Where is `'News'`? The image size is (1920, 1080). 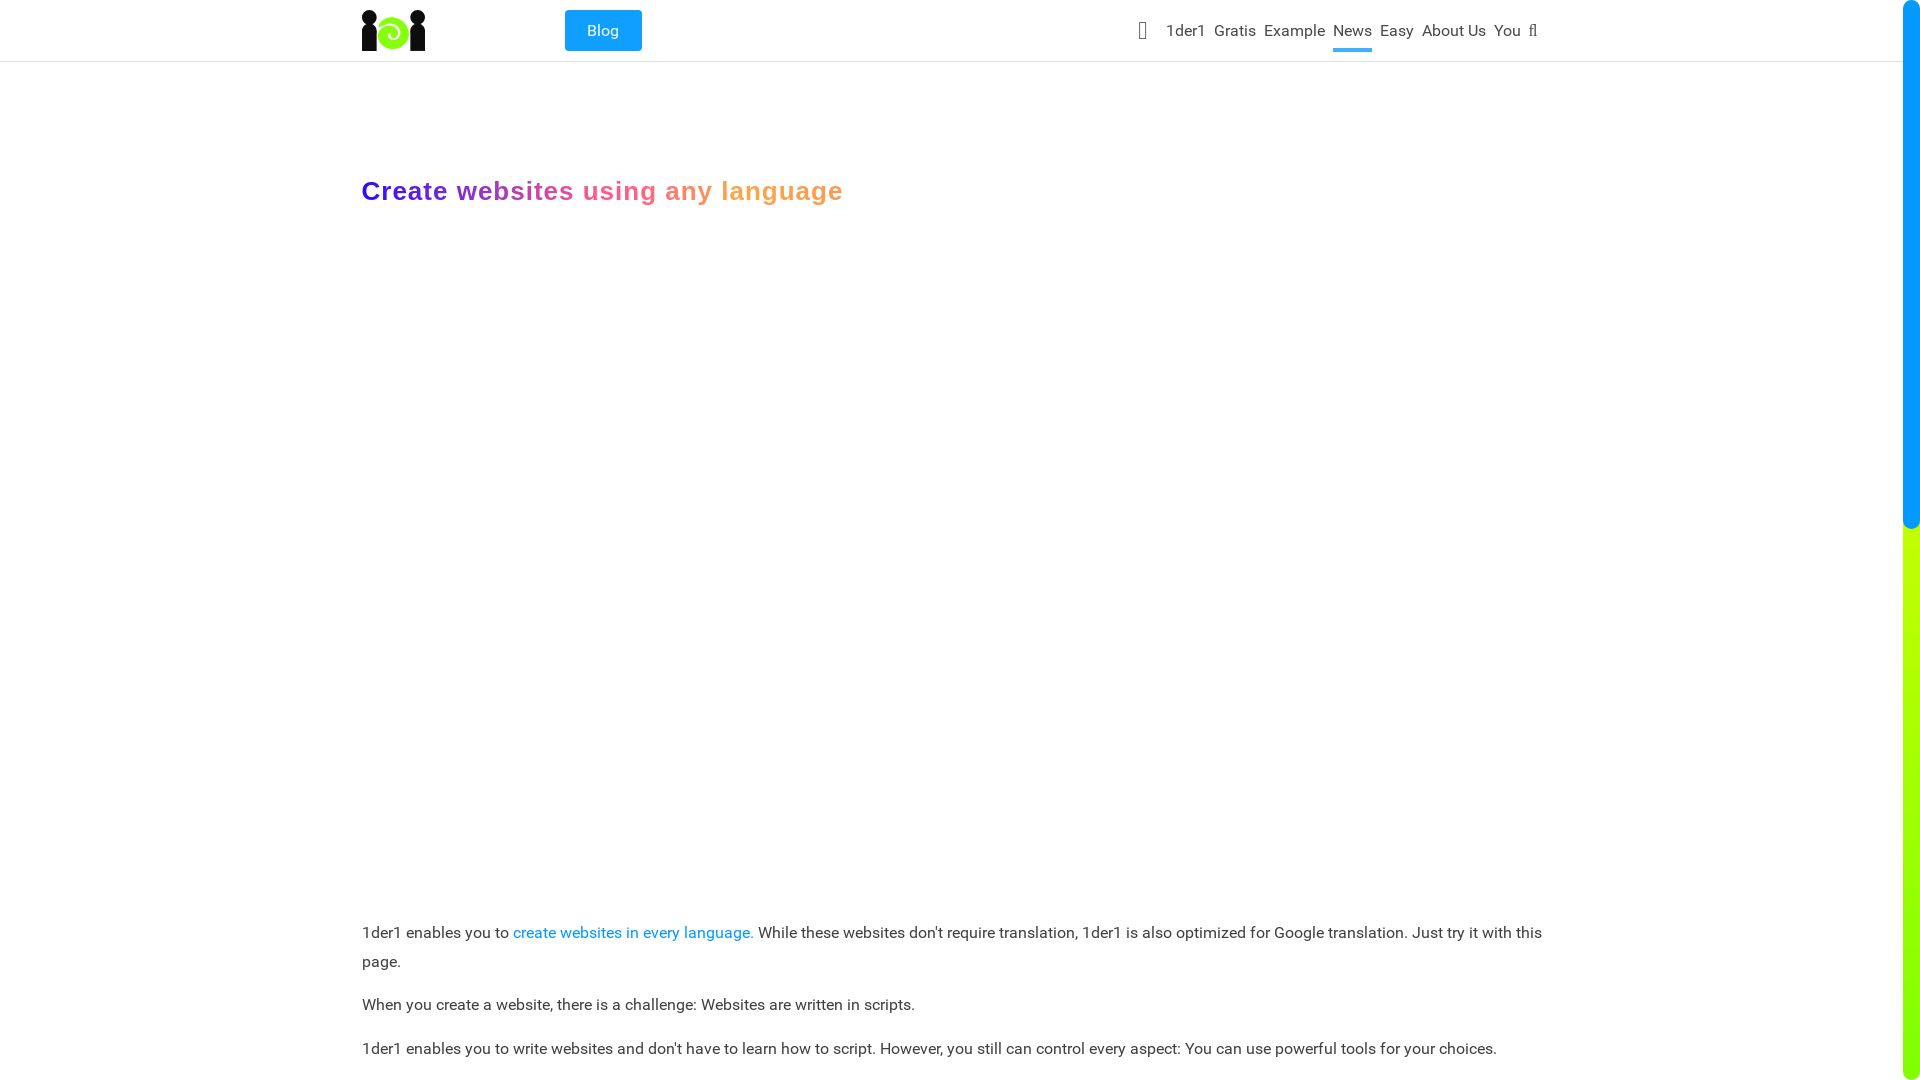
'News' is located at coordinates (1352, 34).